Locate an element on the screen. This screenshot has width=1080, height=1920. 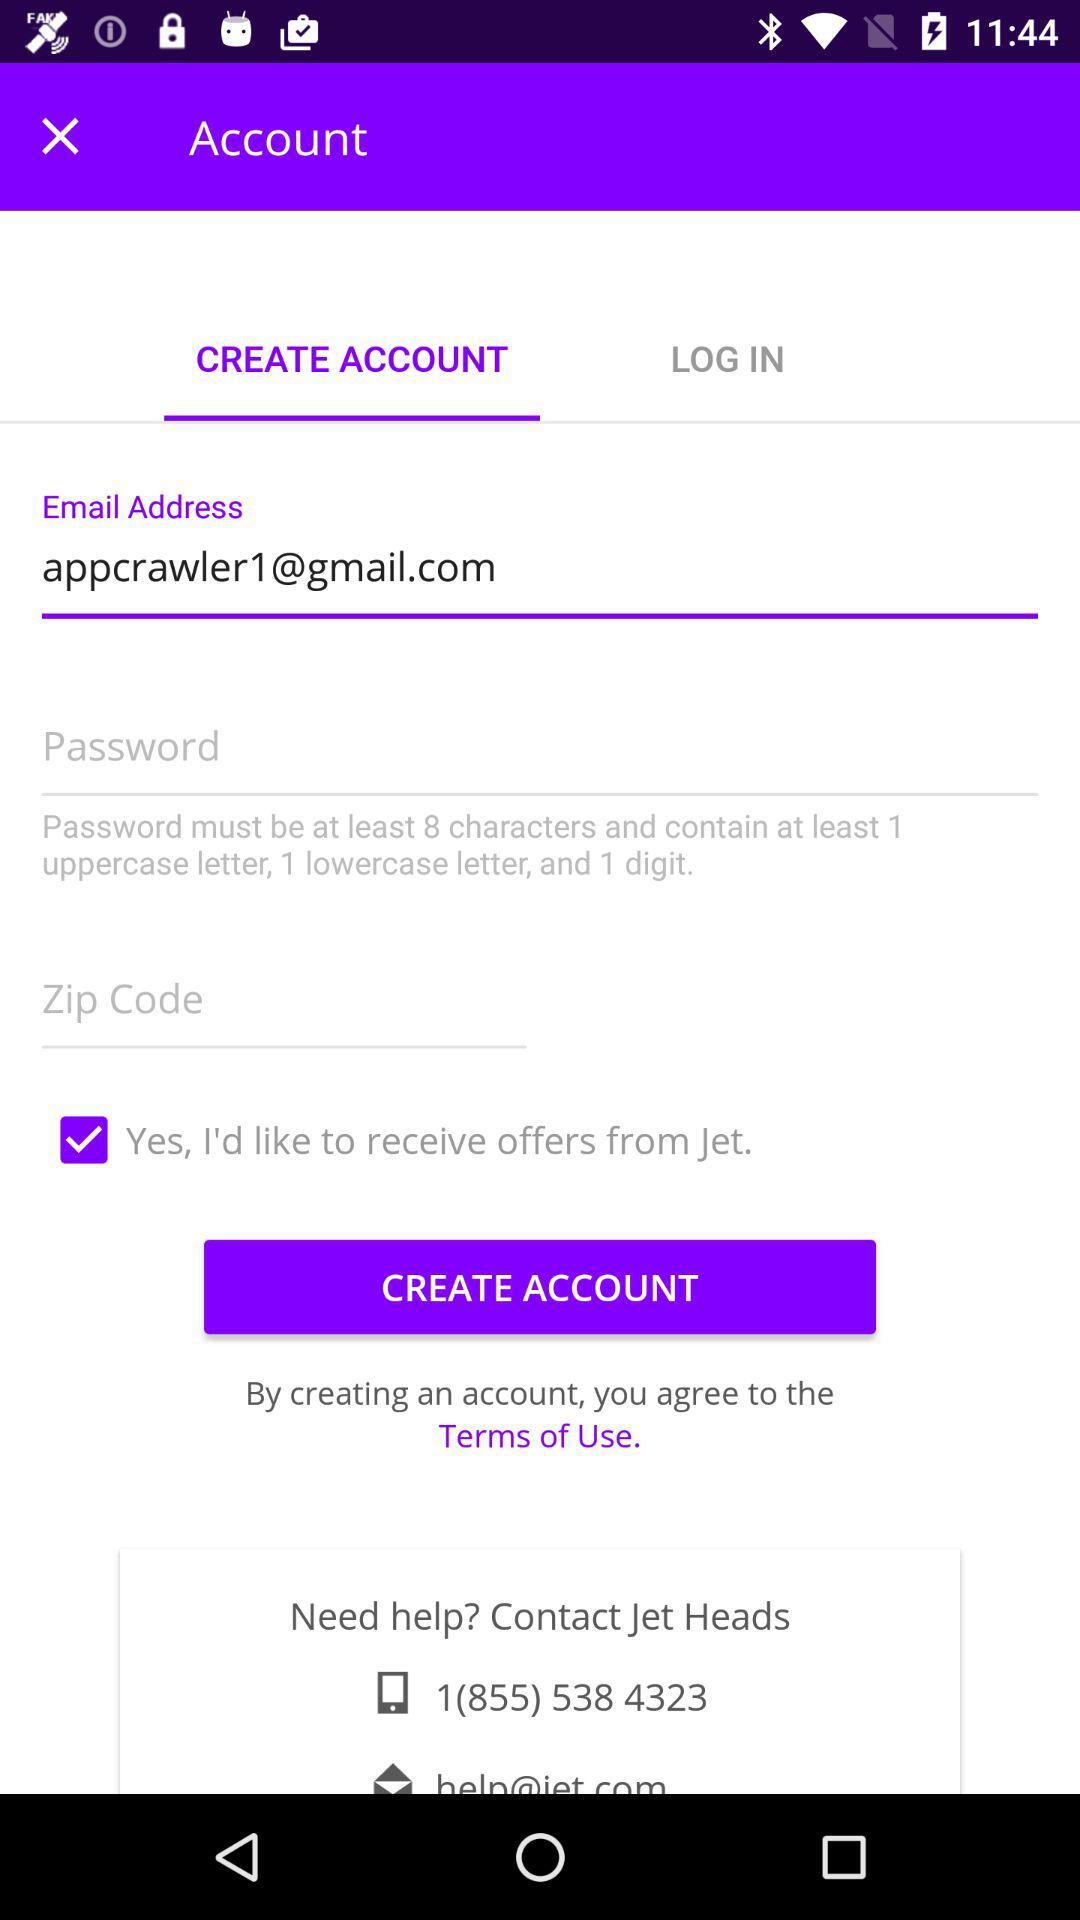
the terms of use. item is located at coordinates (540, 1434).